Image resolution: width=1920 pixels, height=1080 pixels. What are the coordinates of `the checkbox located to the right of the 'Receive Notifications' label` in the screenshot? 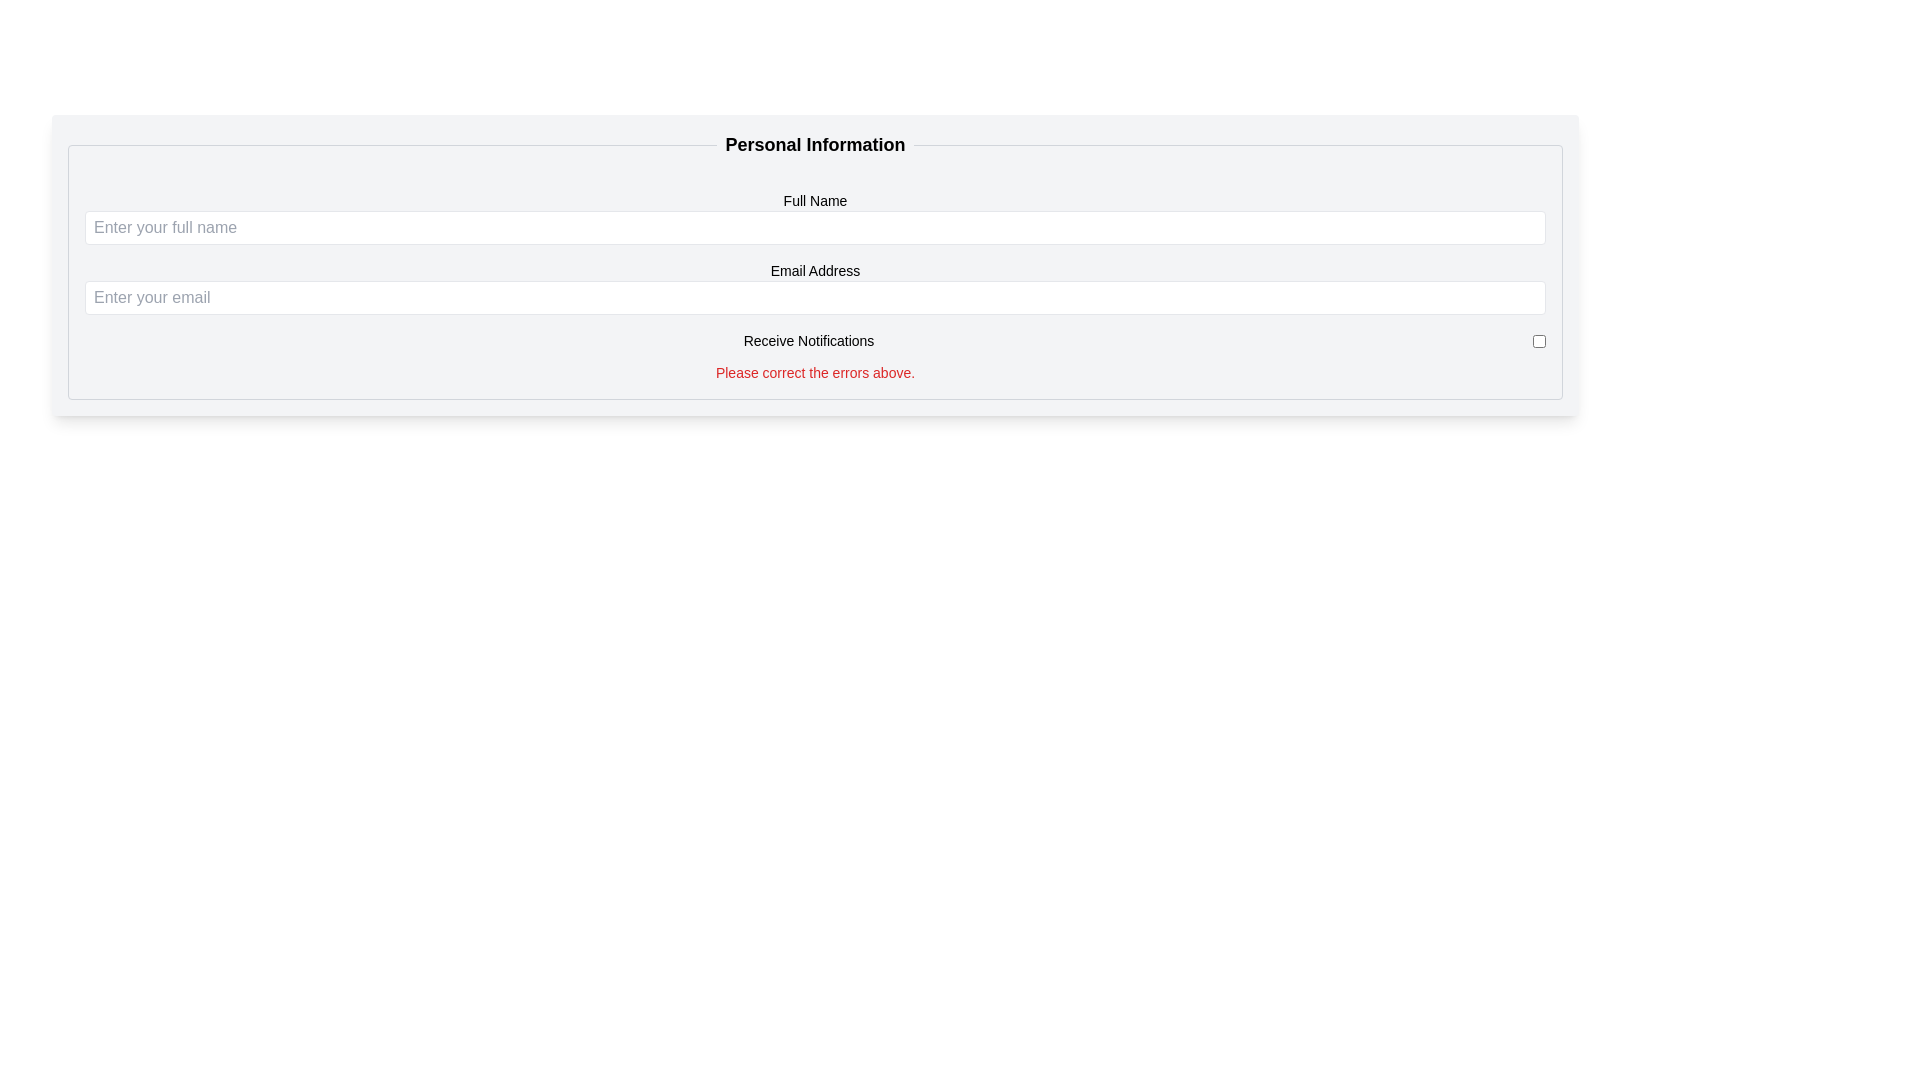 It's located at (1538, 339).